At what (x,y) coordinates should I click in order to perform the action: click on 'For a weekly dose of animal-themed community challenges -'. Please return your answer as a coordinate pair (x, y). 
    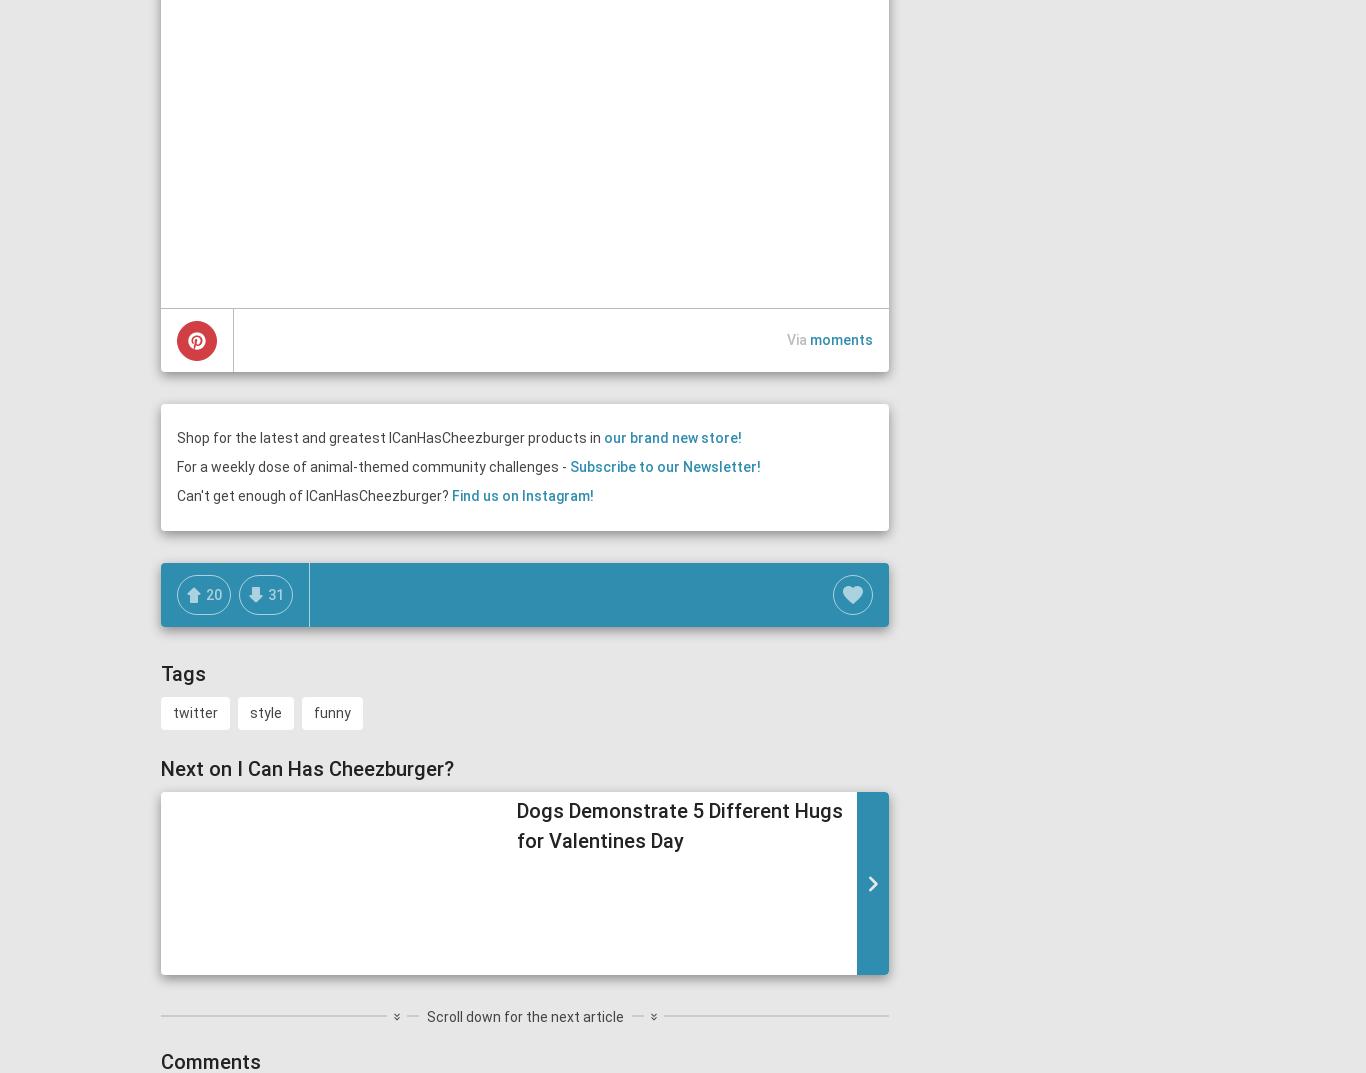
    Looking at the image, I should click on (372, 466).